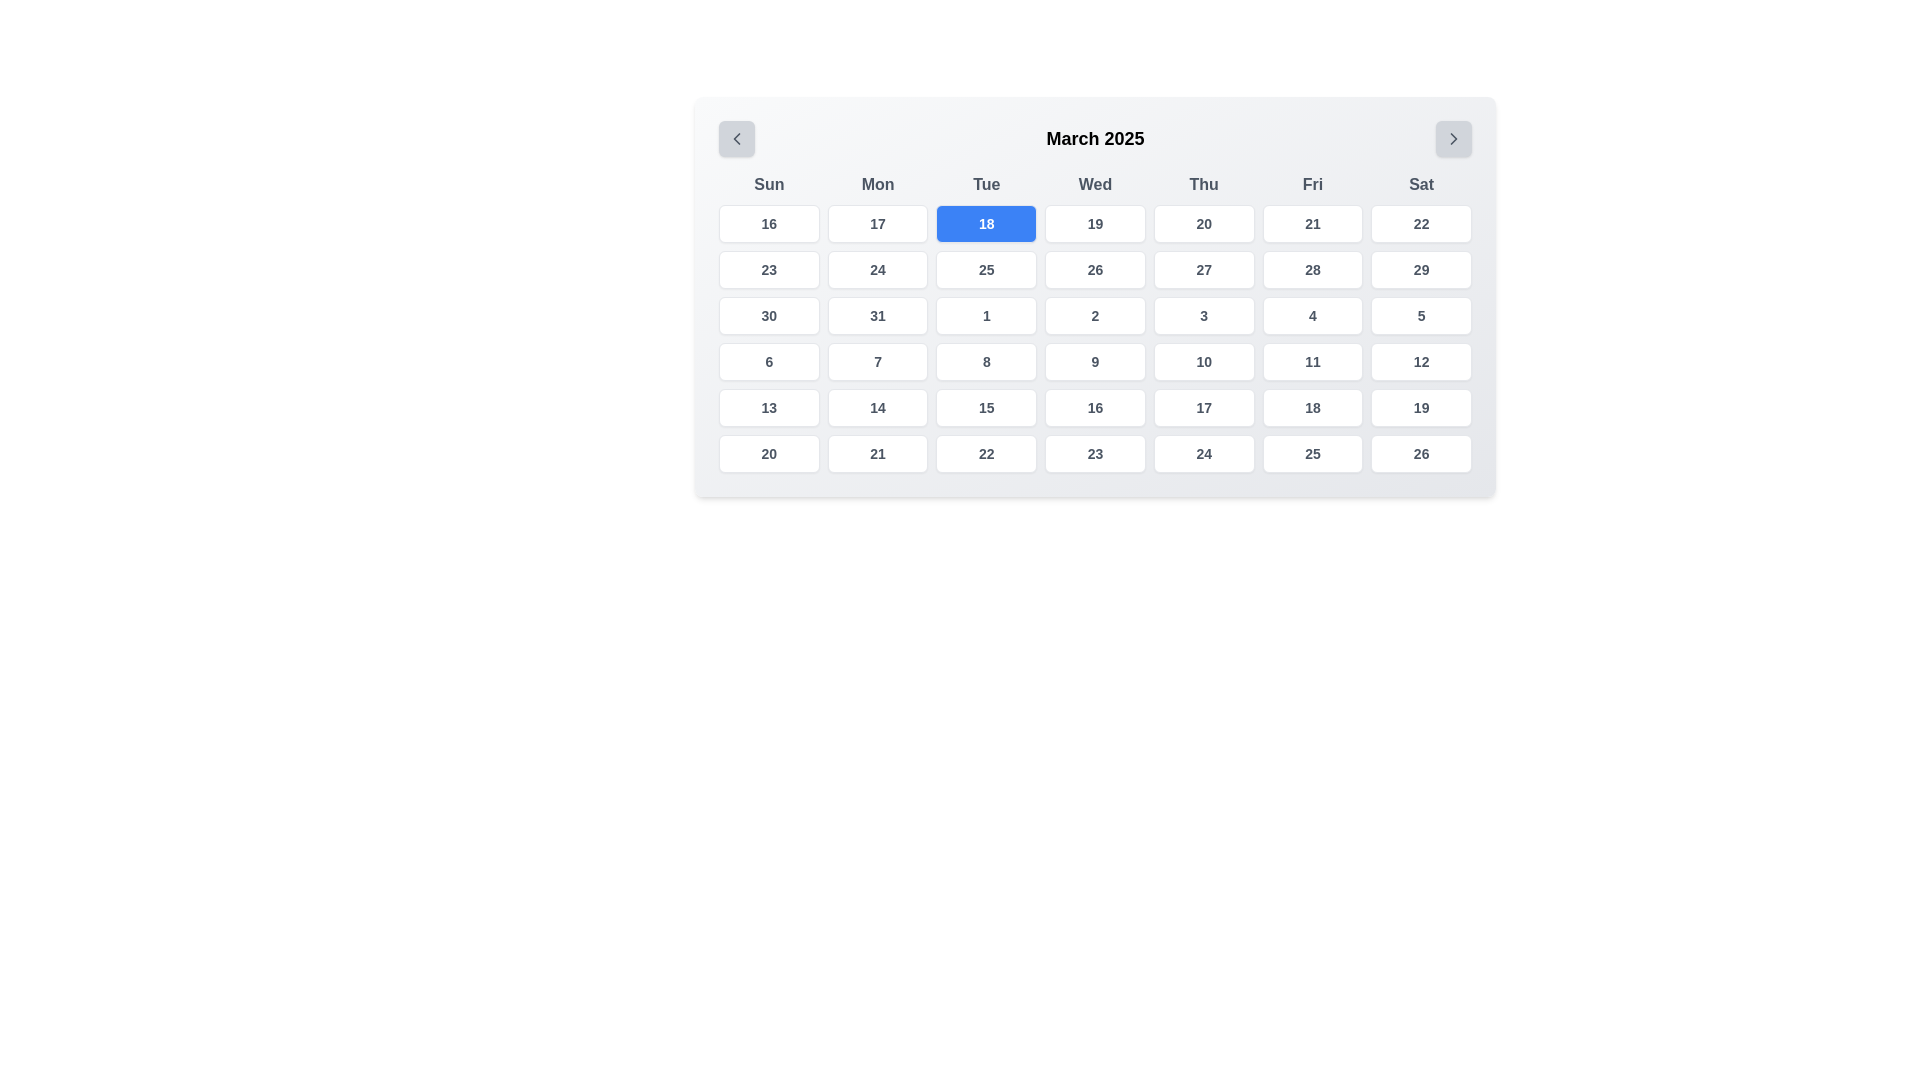 The image size is (1920, 1080). I want to click on the navigation icon located in the top-right corner of the calendar view to move forward to the next month, so click(1454, 137).